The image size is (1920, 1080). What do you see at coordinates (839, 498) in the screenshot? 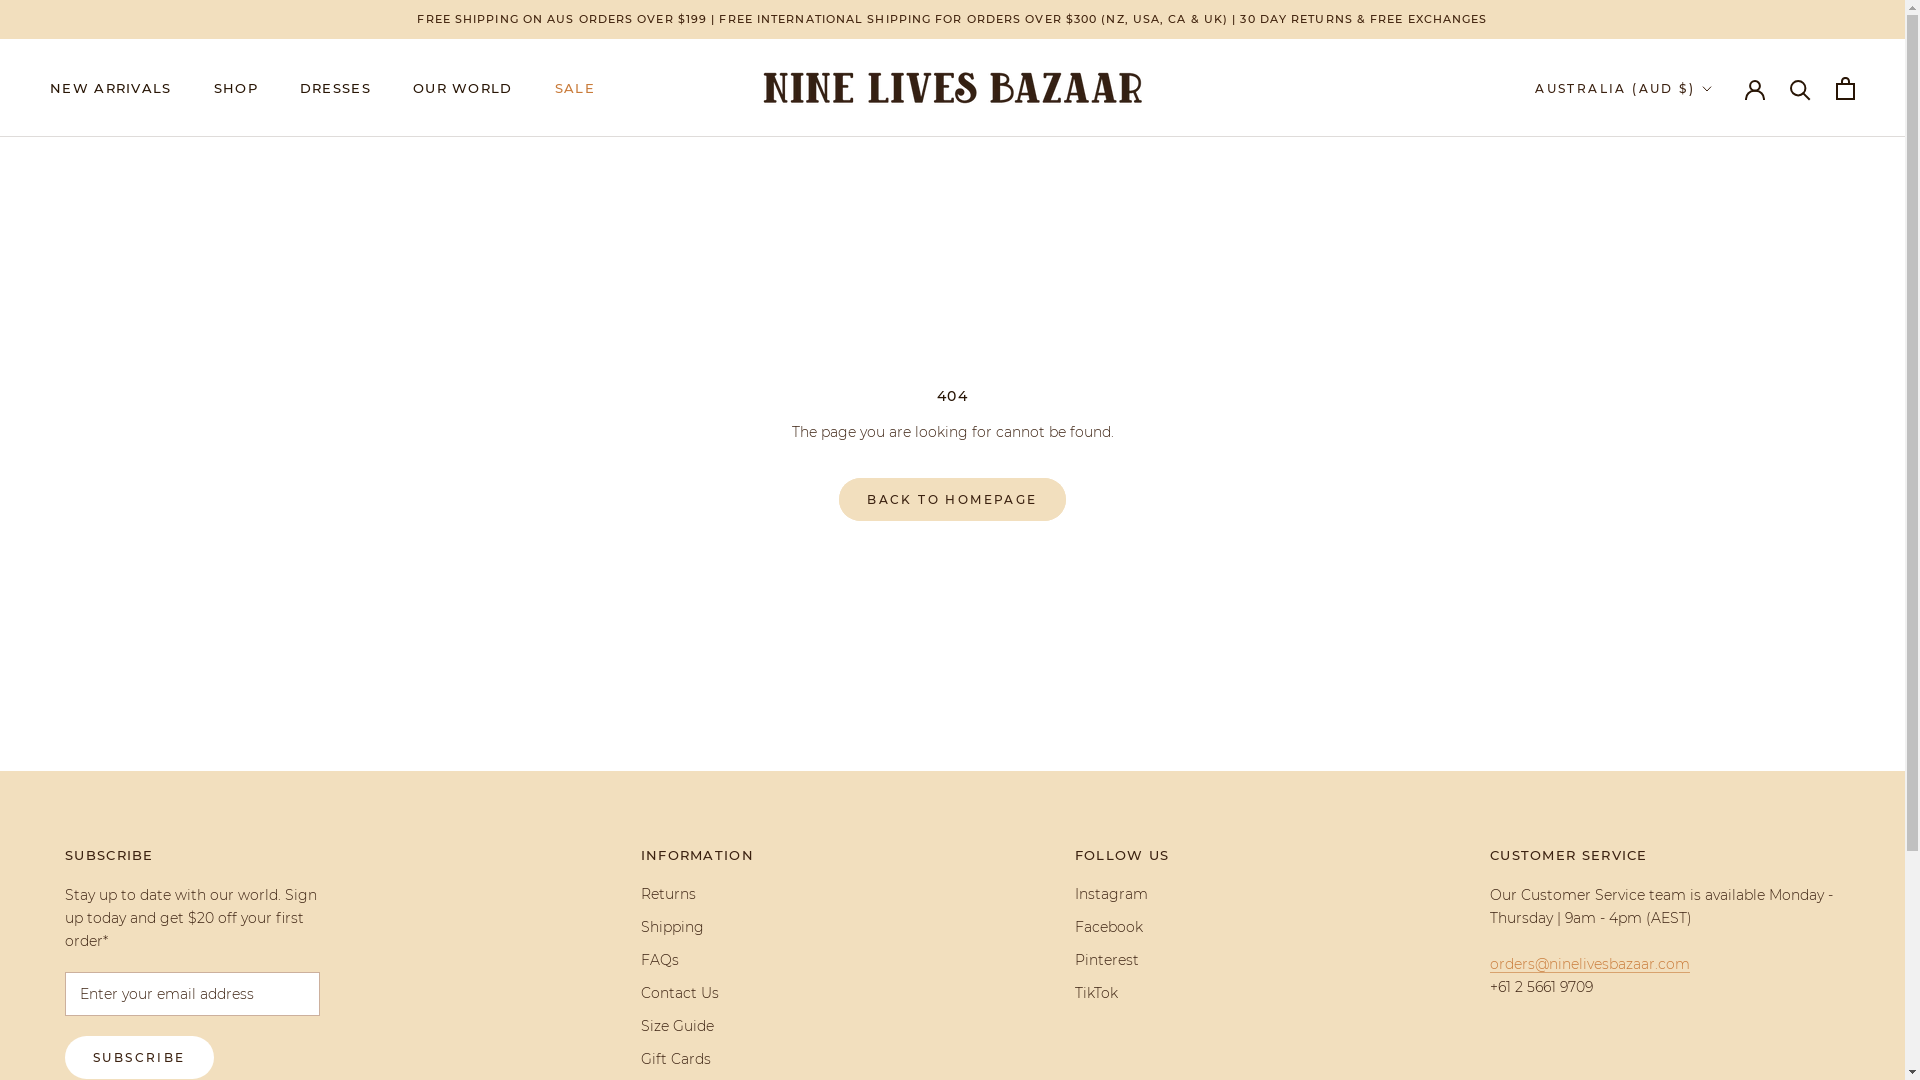
I see `'BACK TO HOMEPAGE'` at bounding box center [839, 498].